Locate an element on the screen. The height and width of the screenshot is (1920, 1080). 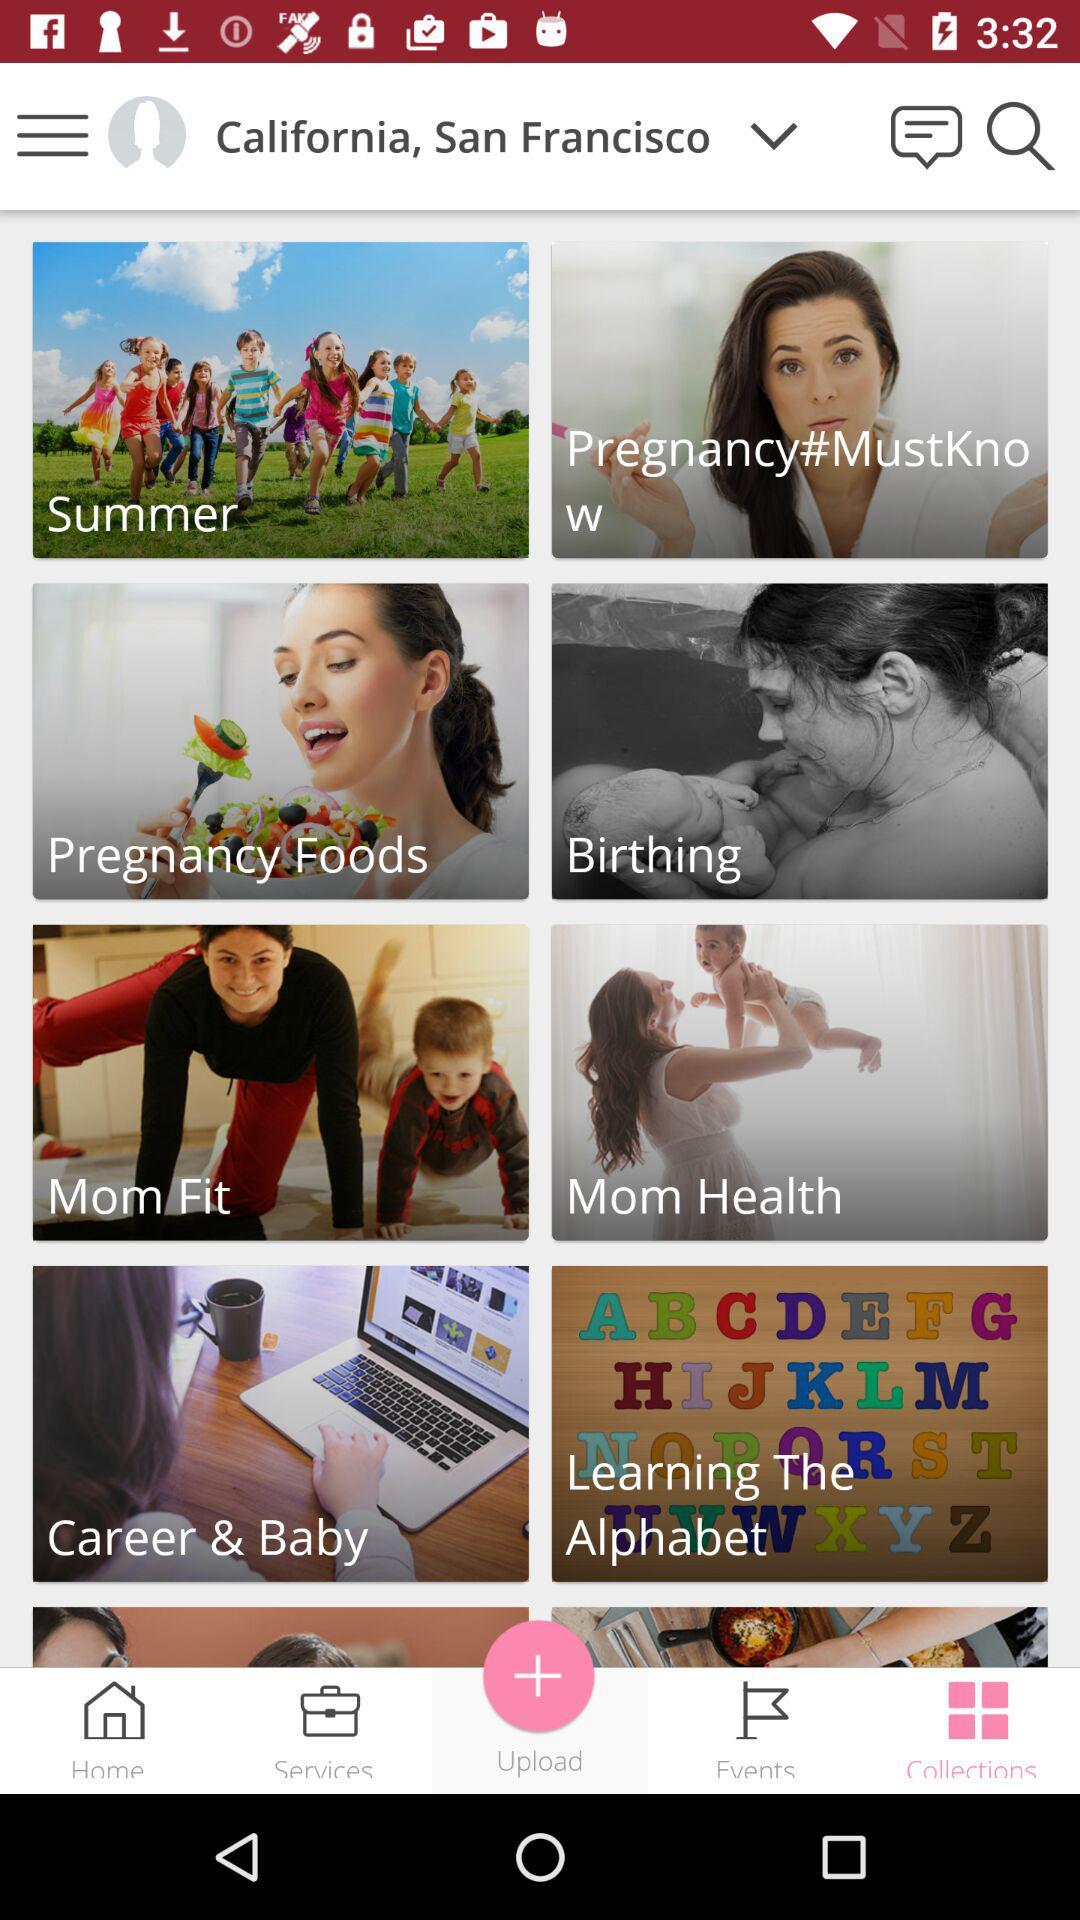
more pregnancy and child care tips is located at coordinates (798, 1637).